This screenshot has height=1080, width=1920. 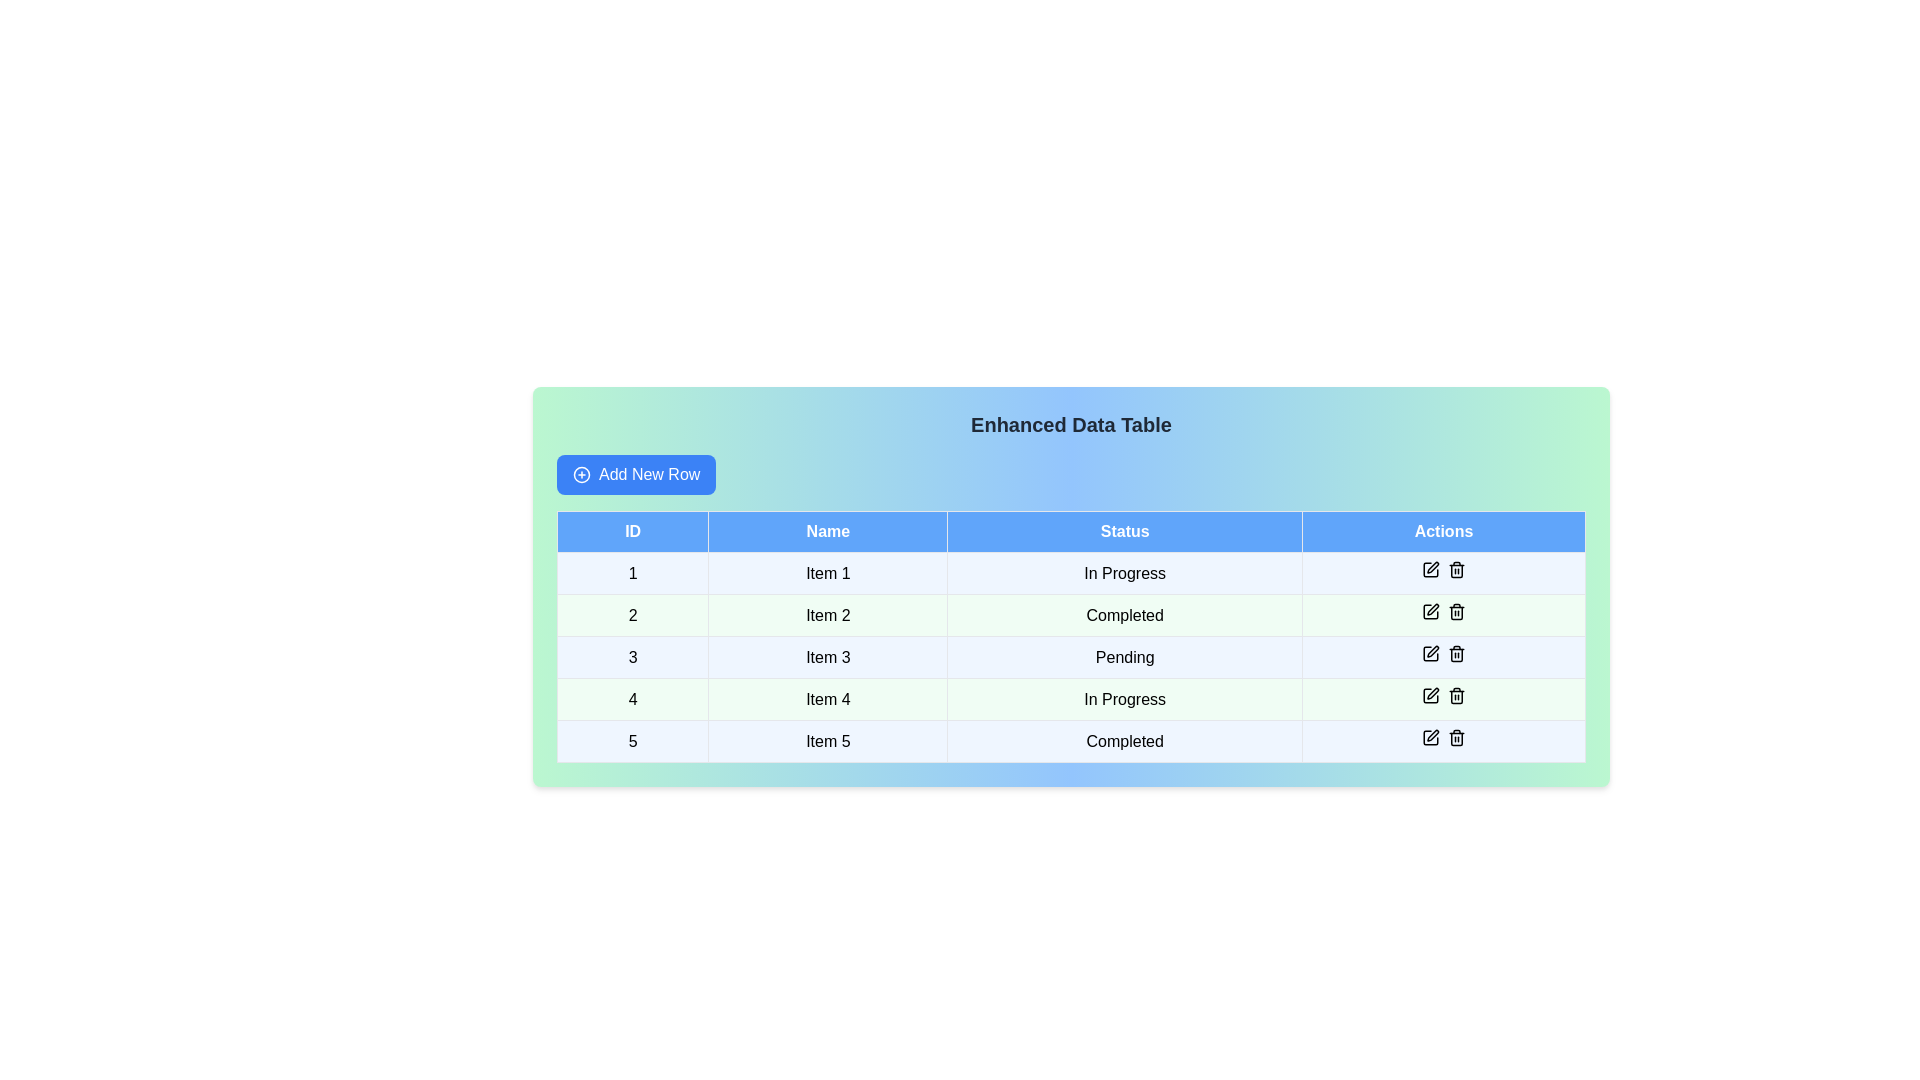 What do you see at coordinates (1456, 694) in the screenshot?
I see `the trash bin icon button, which is the second icon in the last row under the 'Actions' column of the data table, to possibly reveal additional information or a tooltip` at bounding box center [1456, 694].